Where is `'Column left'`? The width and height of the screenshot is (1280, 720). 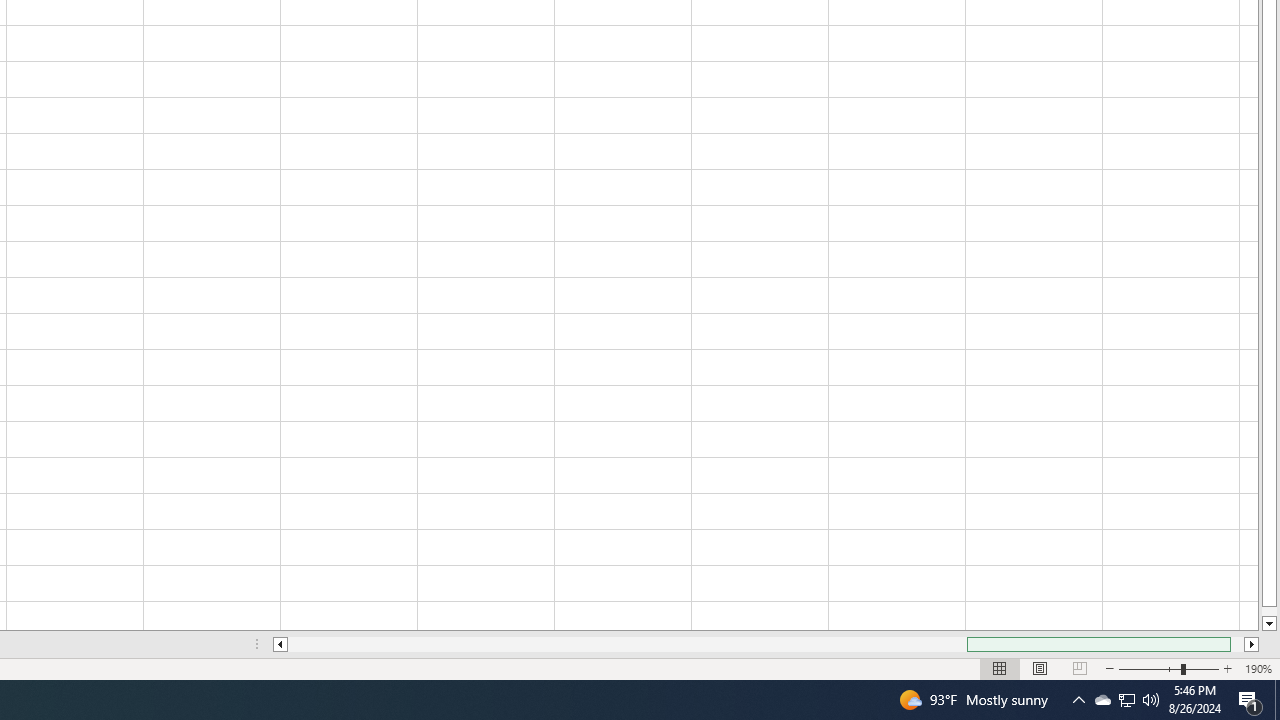 'Column left' is located at coordinates (278, 644).